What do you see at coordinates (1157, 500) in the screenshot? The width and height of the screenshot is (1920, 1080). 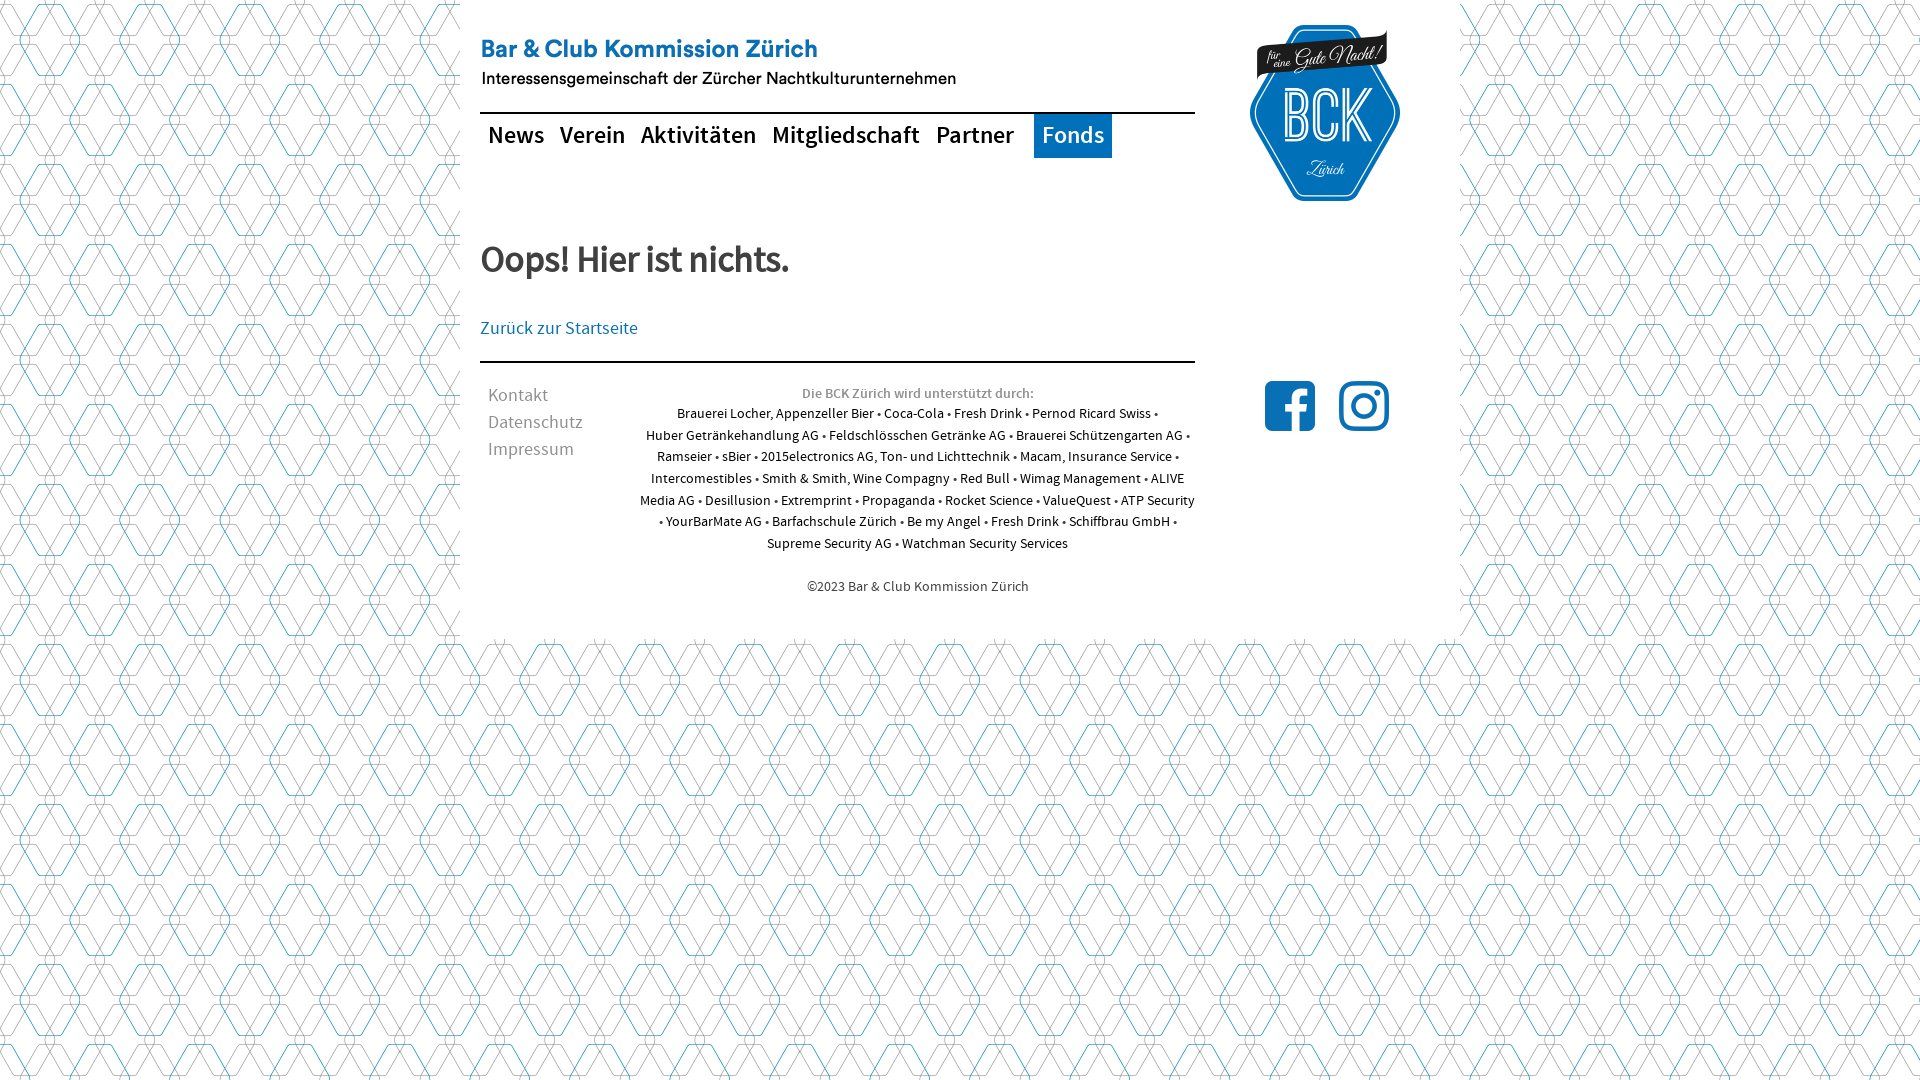 I see `'ATP Security'` at bounding box center [1157, 500].